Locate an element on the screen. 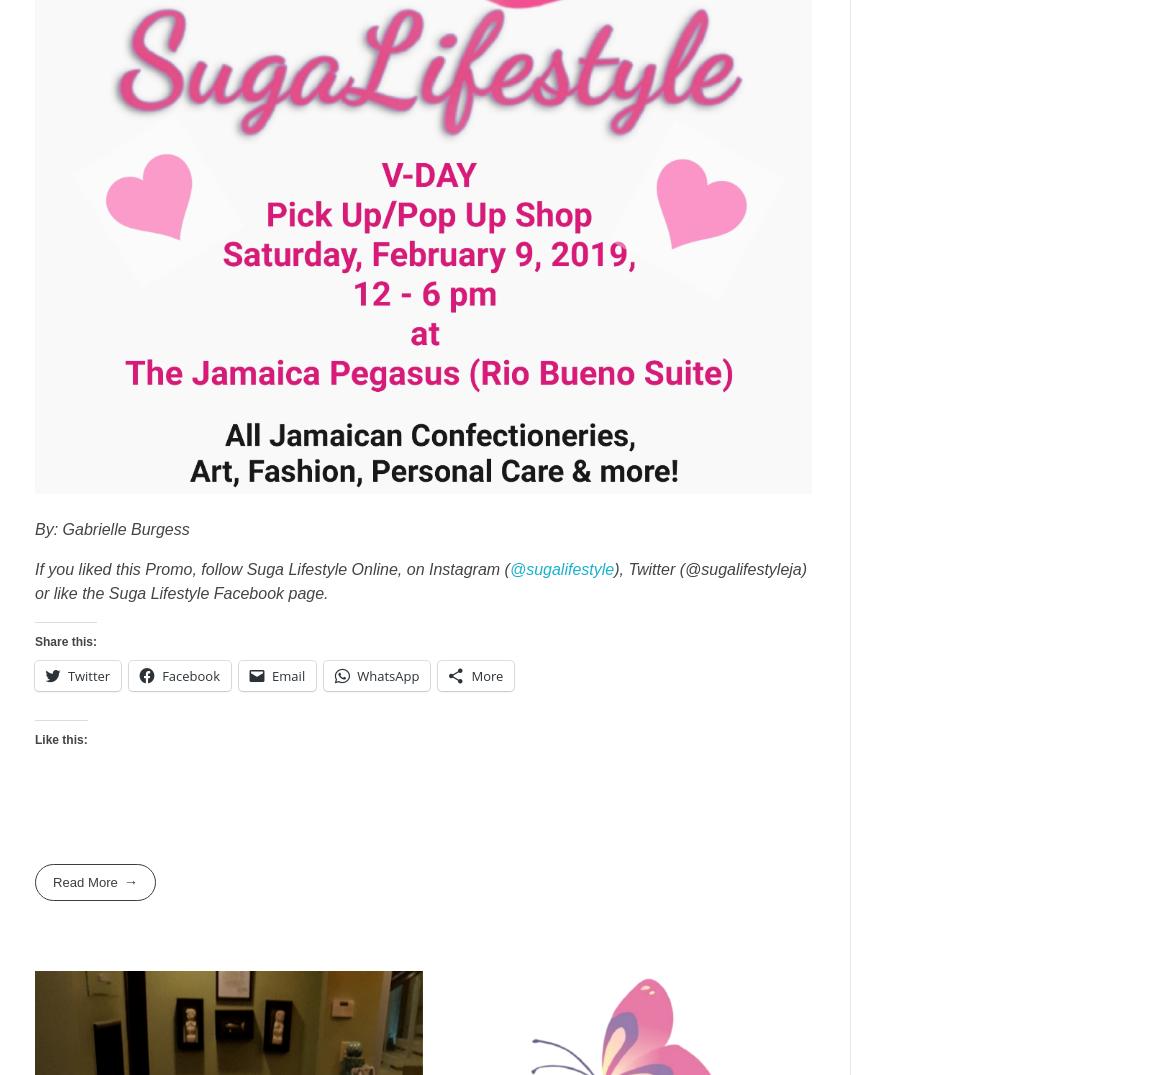 The height and width of the screenshot is (1075, 1150). 'Read More' is located at coordinates (83, 880).